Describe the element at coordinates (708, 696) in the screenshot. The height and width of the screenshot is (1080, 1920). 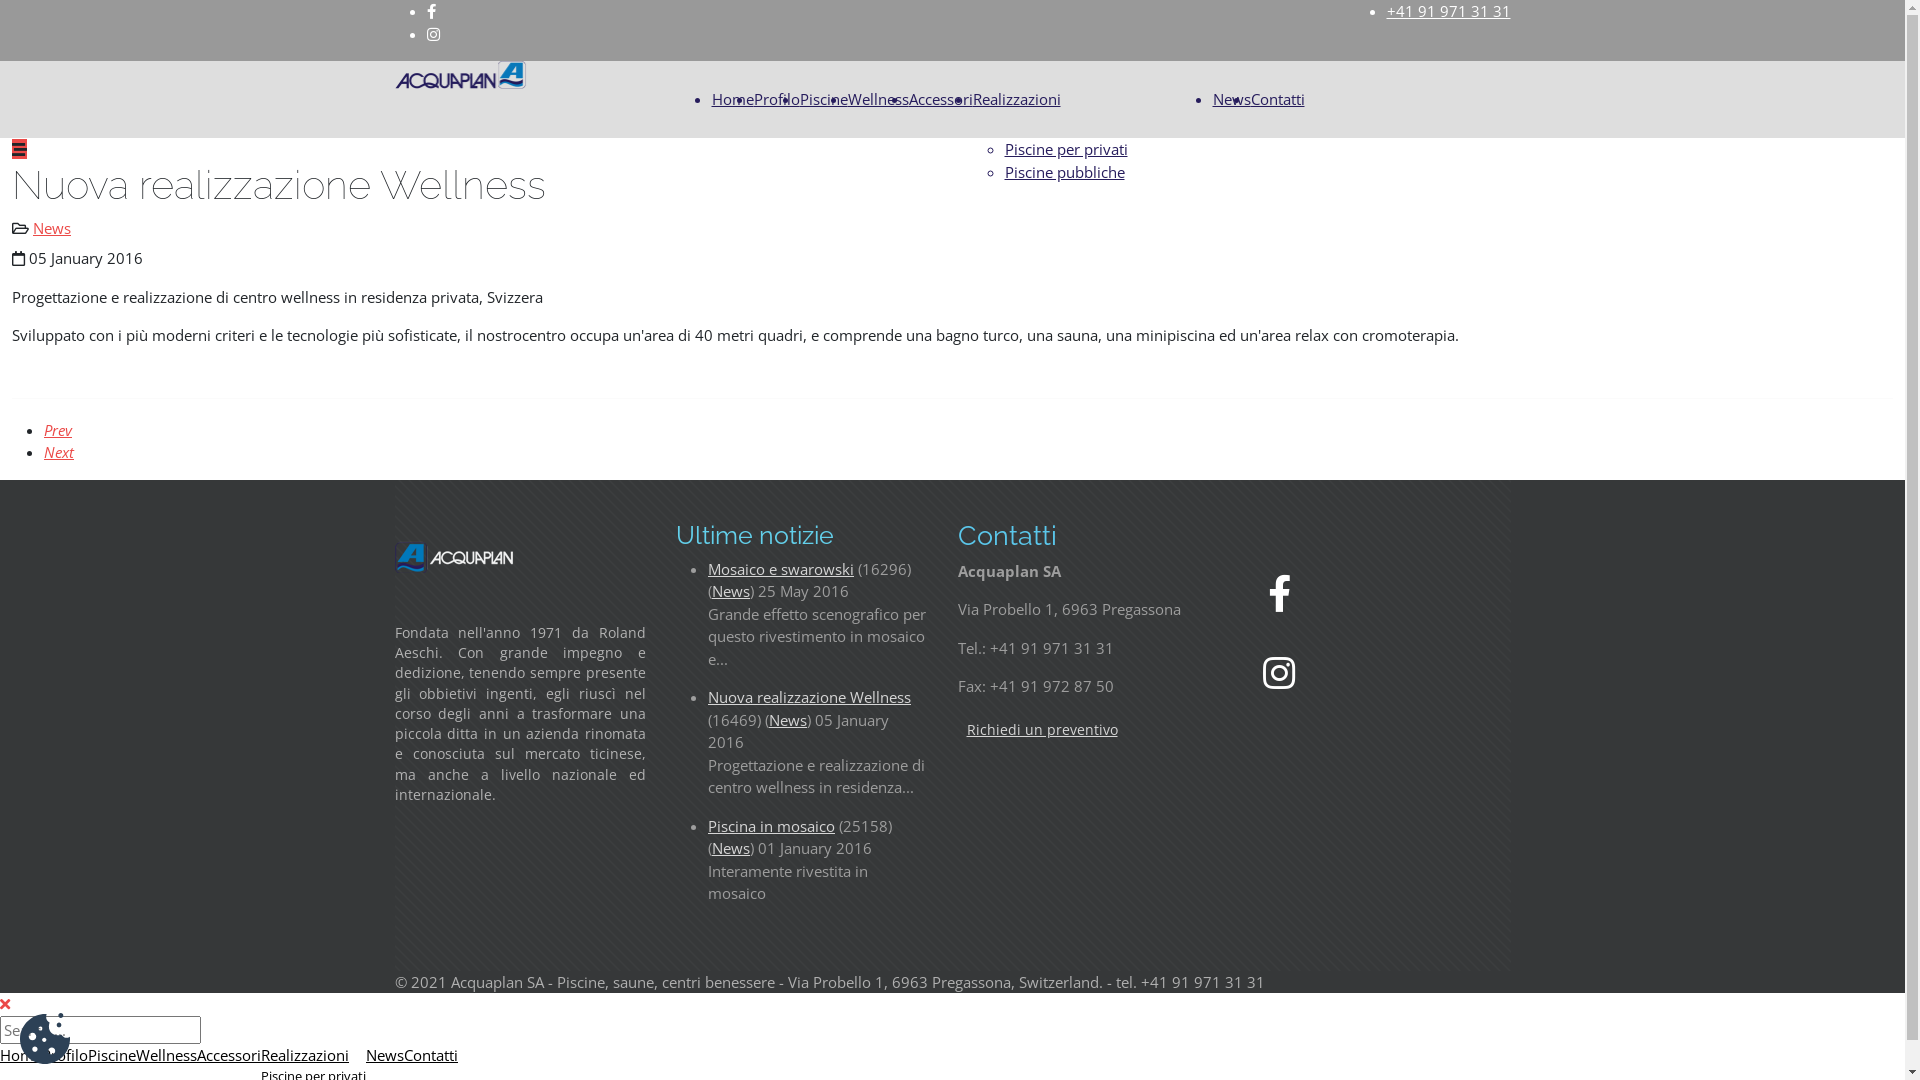
I see `'Nuova realizzazione Wellness'` at that location.